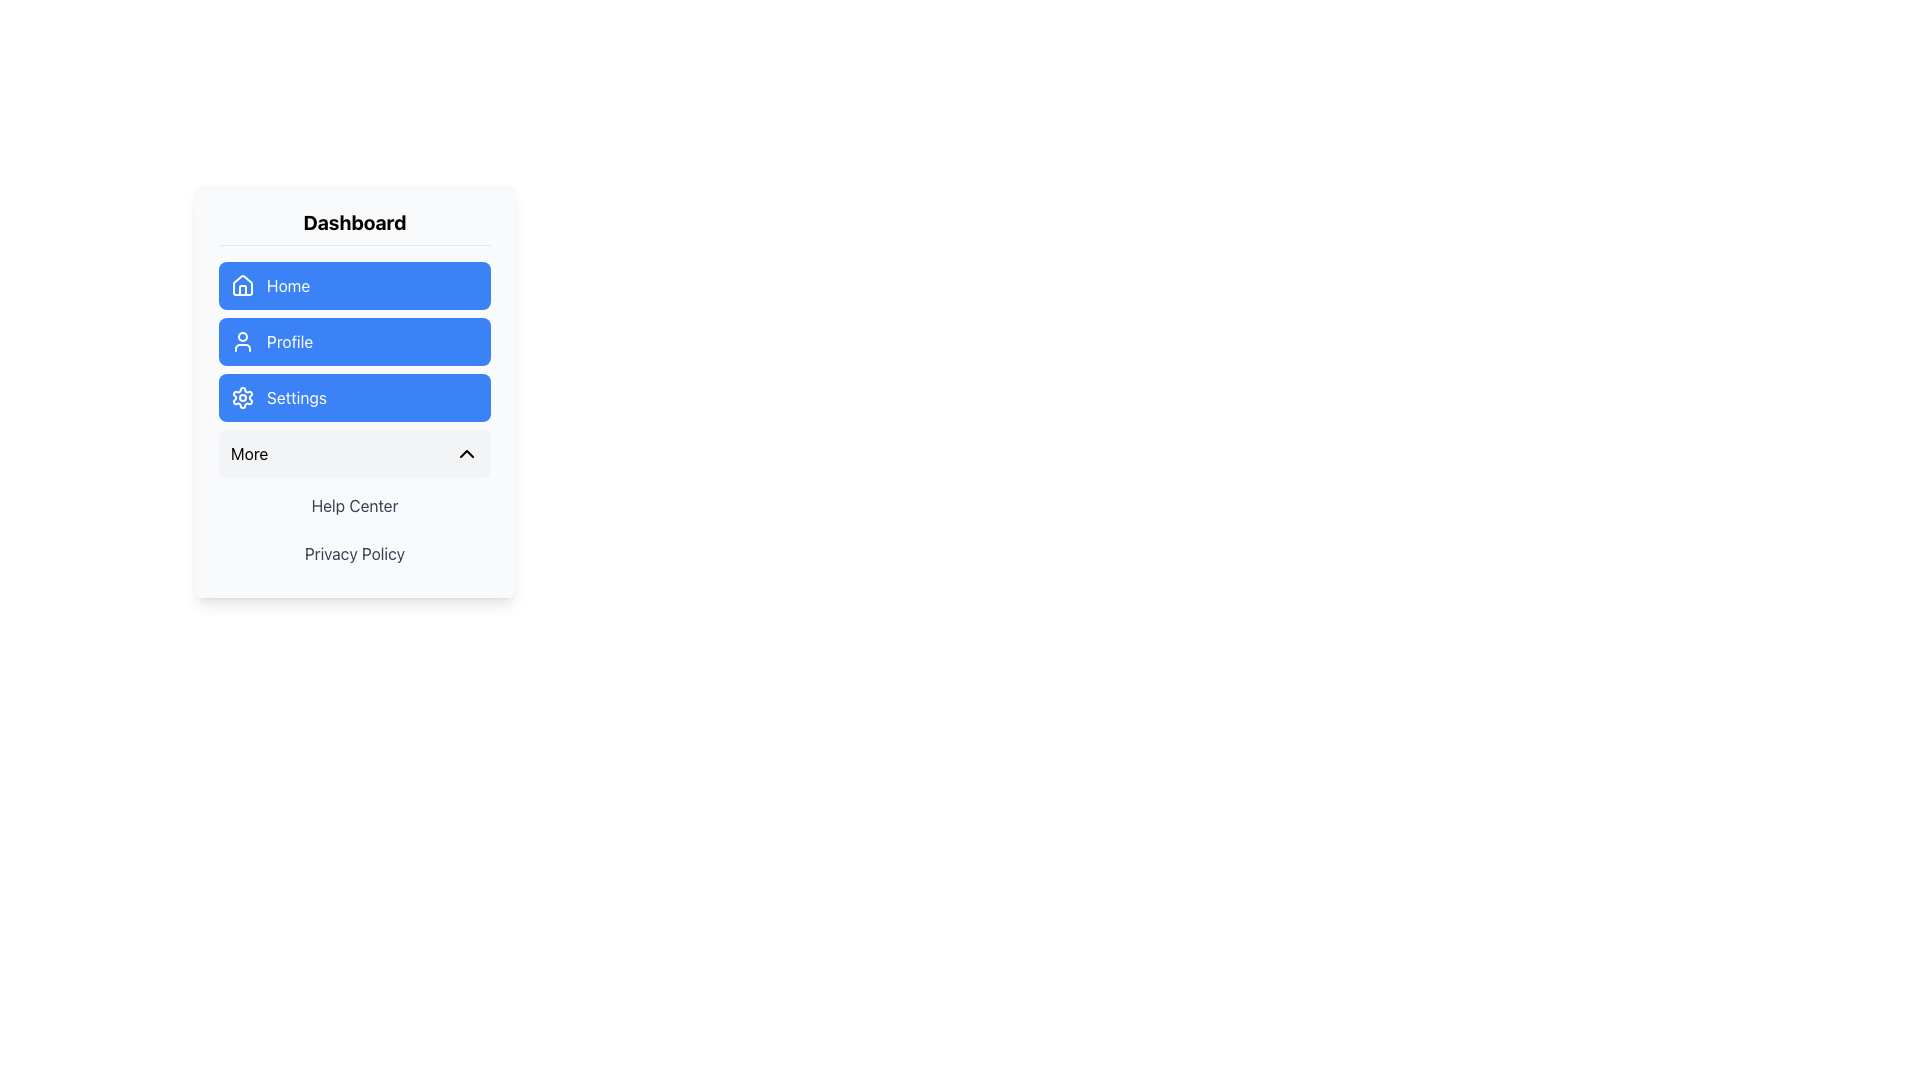 The width and height of the screenshot is (1920, 1080). What do you see at coordinates (355, 504) in the screenshot?
I see `the navigational link labeled 'Help Center' located under the 'More' section, above the 'Privacy Policy' link` at bounding box center [355, 504].